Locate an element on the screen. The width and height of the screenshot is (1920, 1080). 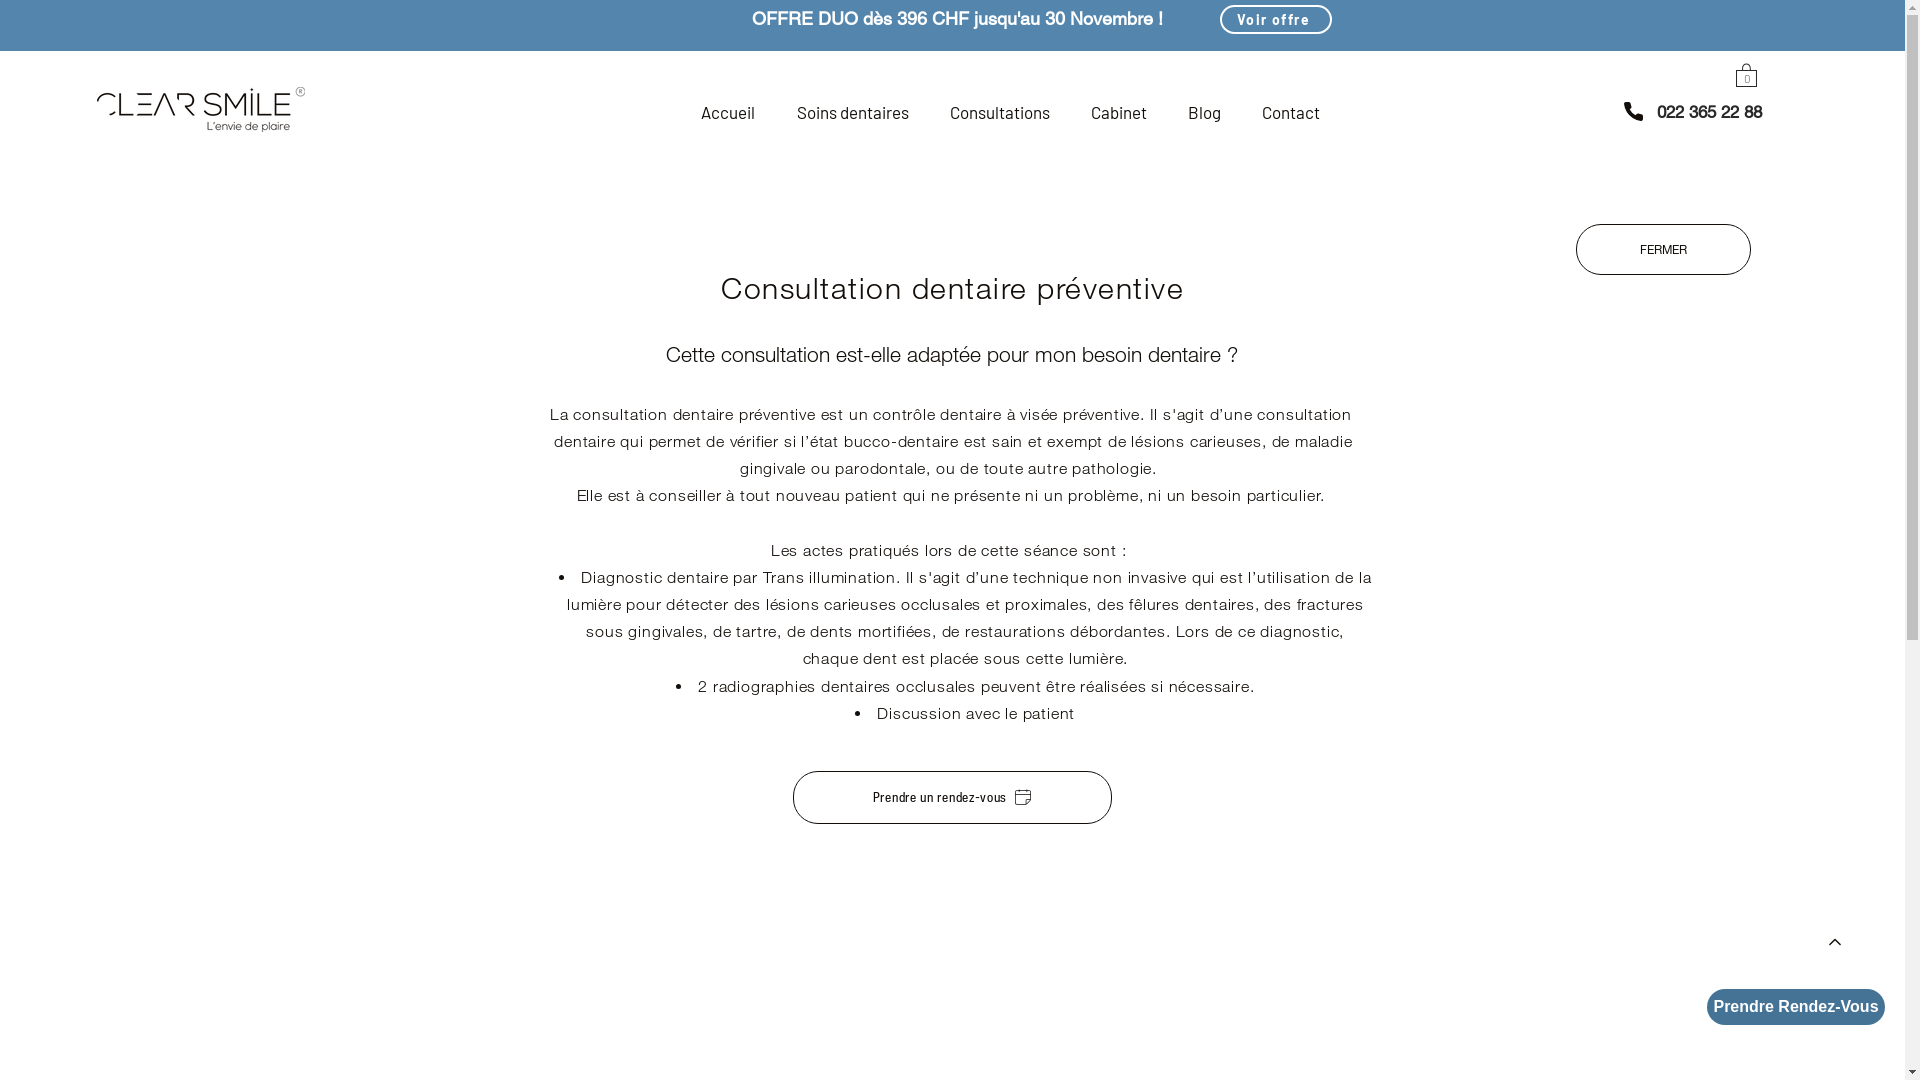
'Contact' is located at coordinates (1240, 111).